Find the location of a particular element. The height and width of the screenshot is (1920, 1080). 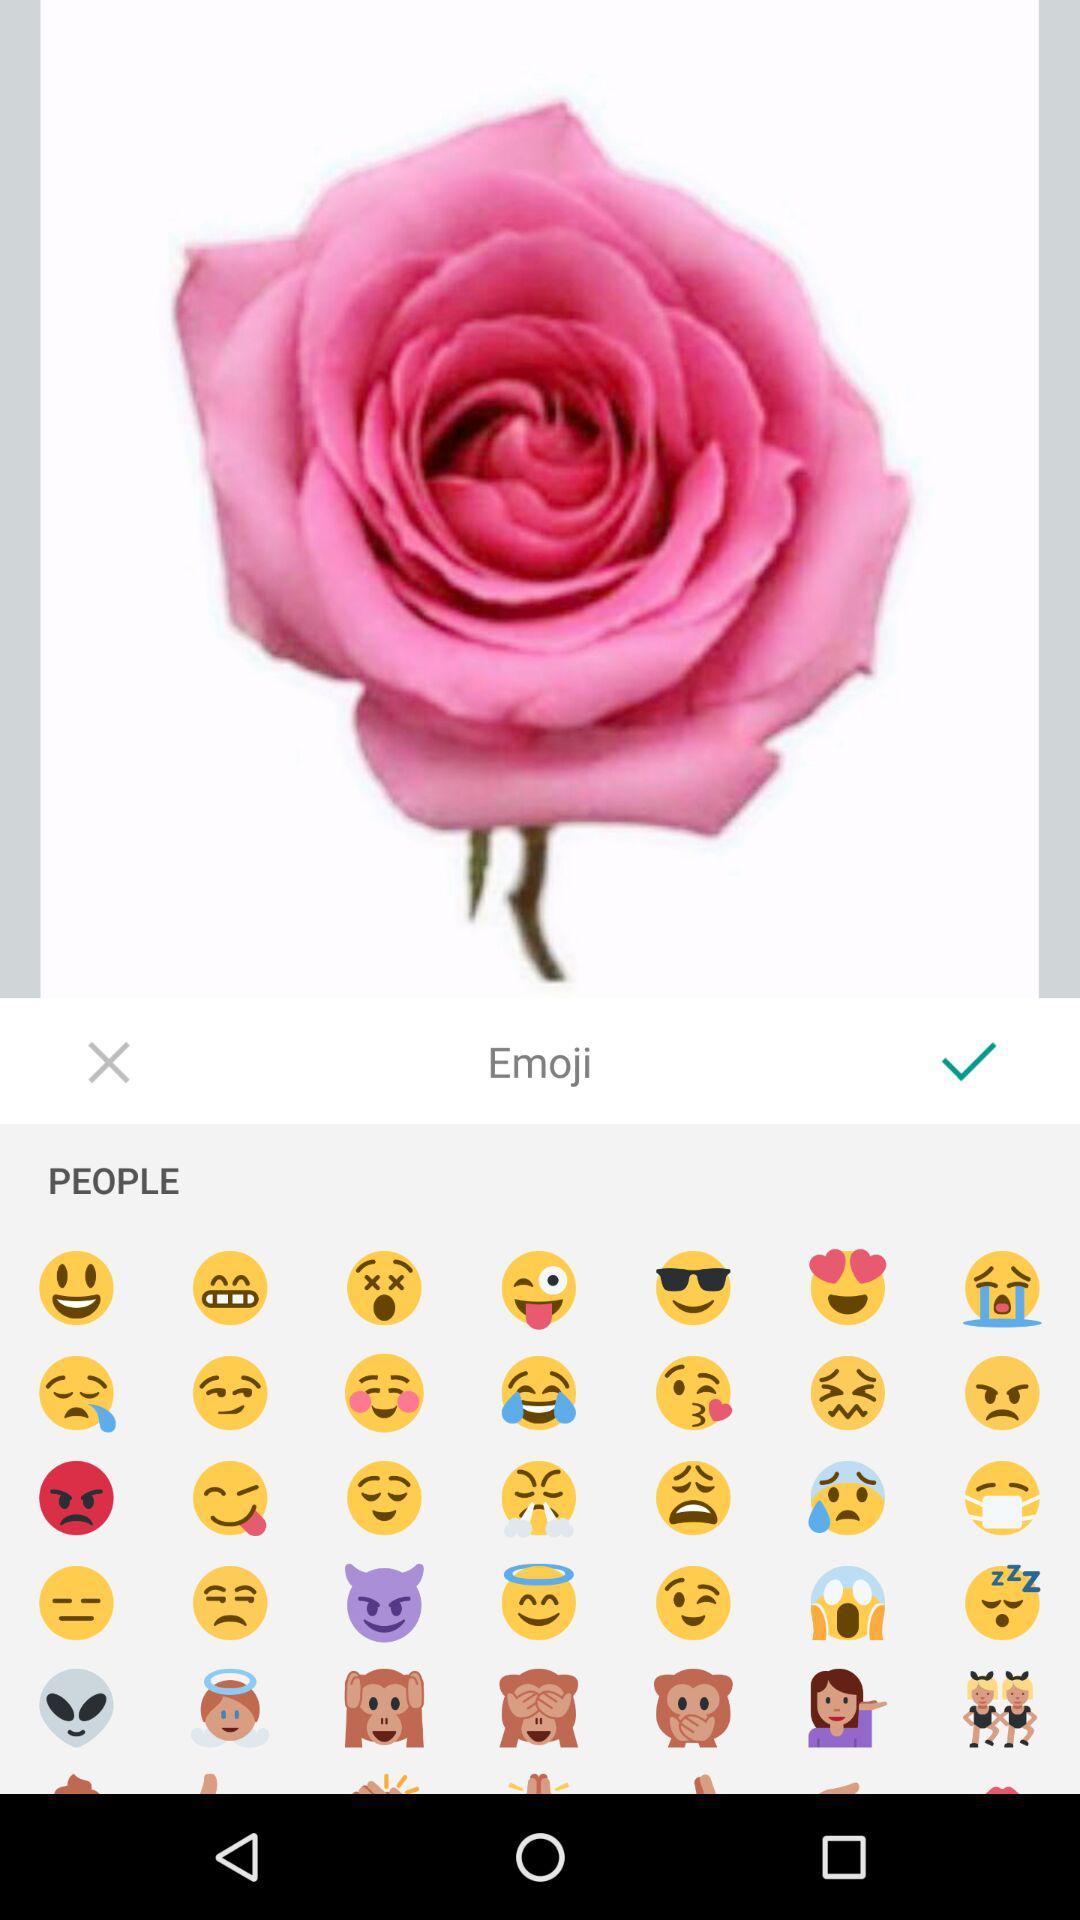

insert emoji is located at coordinates (229, 1603).